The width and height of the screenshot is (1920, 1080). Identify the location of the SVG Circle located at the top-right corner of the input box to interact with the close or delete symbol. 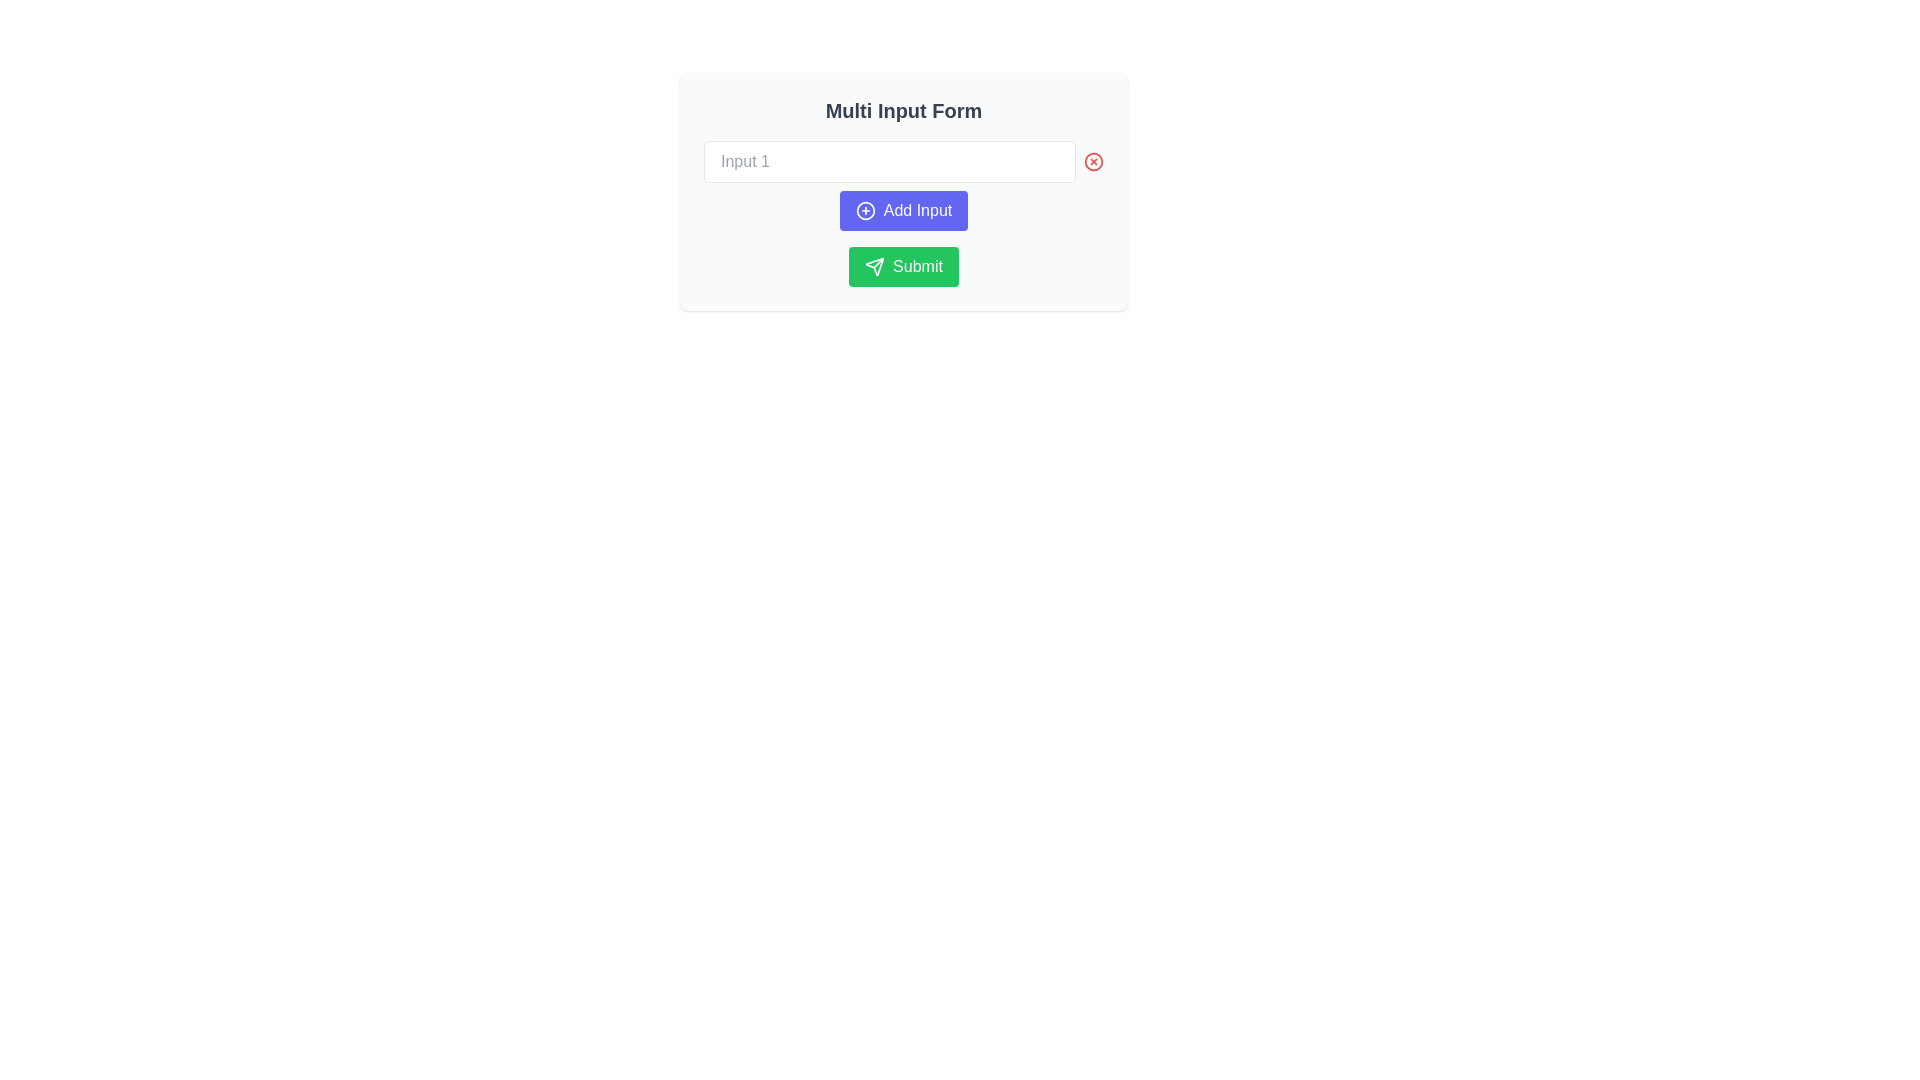
(1093, 161).